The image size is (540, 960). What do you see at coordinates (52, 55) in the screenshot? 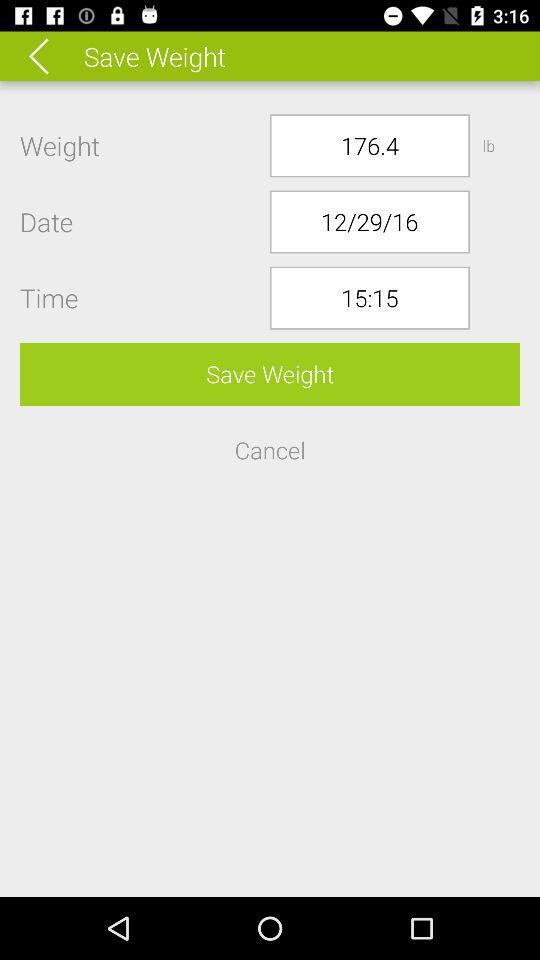
I see `the icon above the weight icon` at bounding box center [52, 55].